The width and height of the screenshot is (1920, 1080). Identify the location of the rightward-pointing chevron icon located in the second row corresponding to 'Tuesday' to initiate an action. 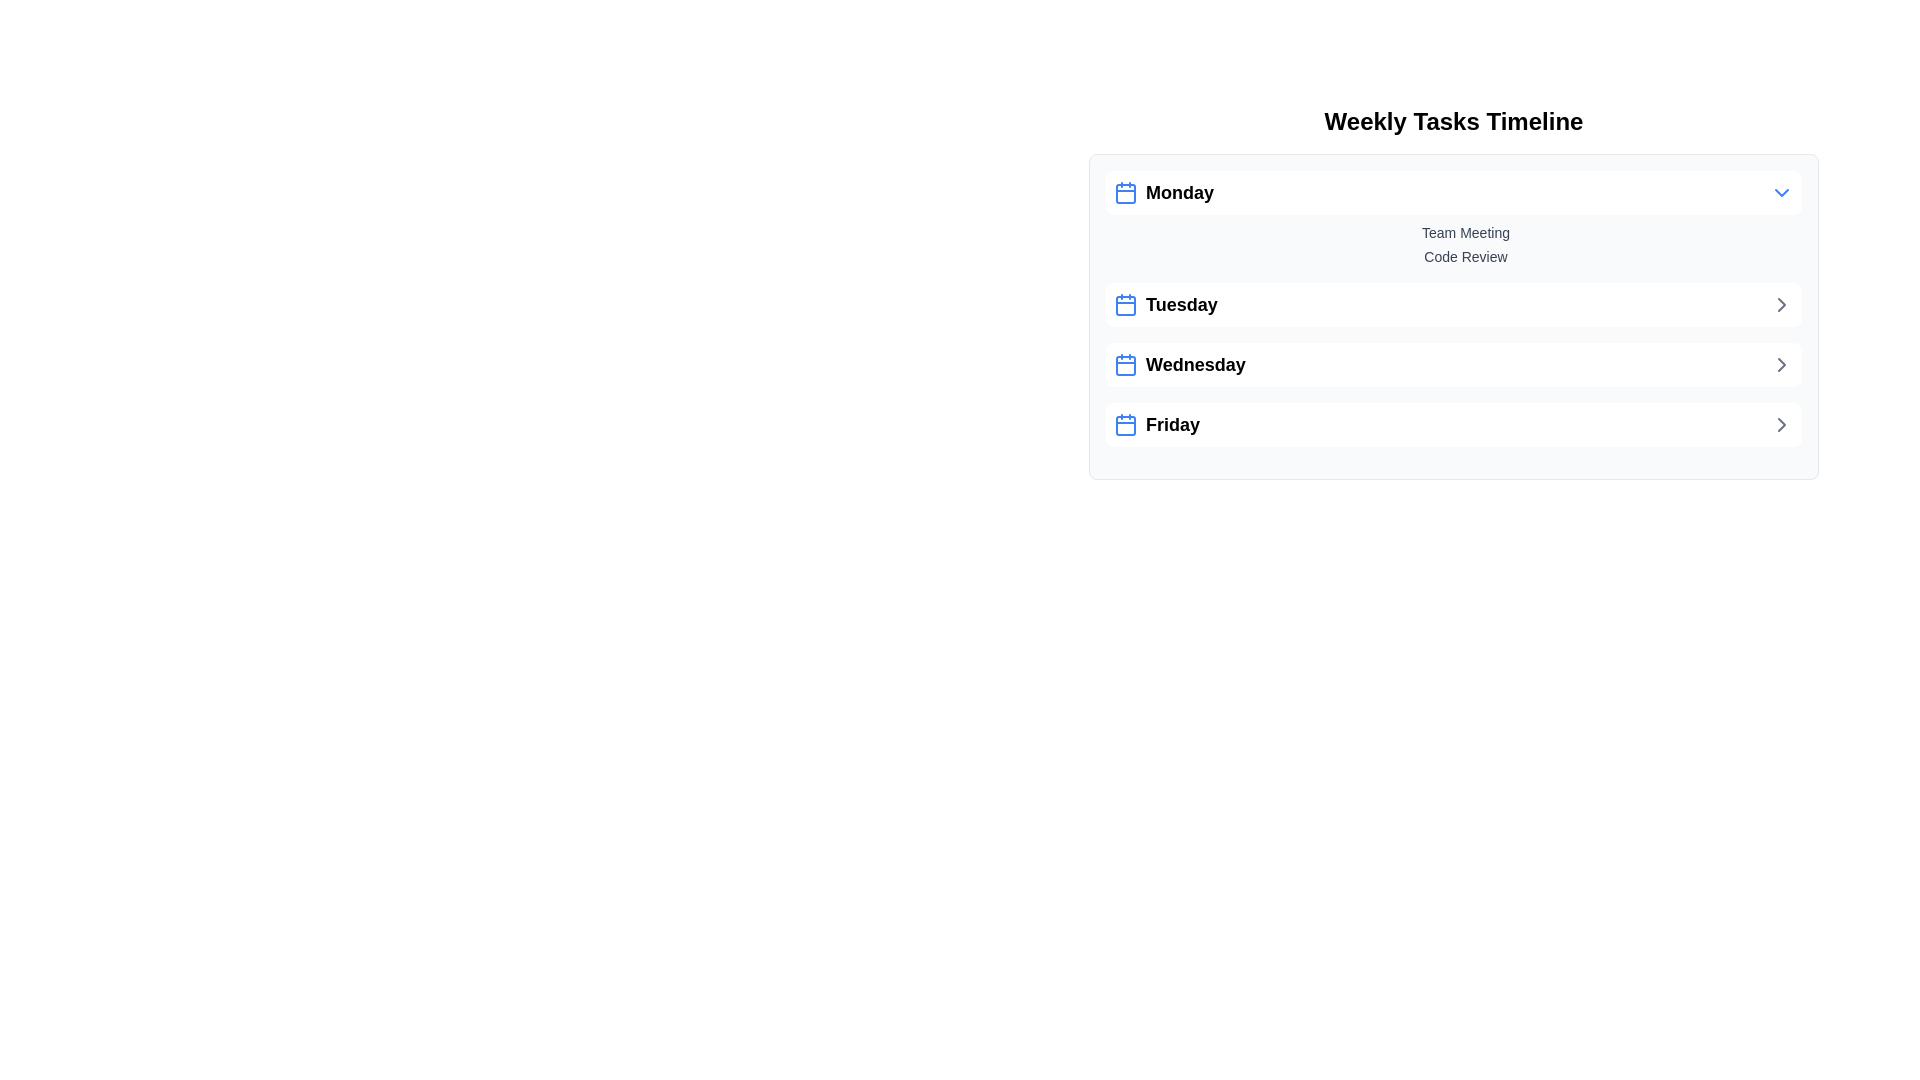
(1781, 304).